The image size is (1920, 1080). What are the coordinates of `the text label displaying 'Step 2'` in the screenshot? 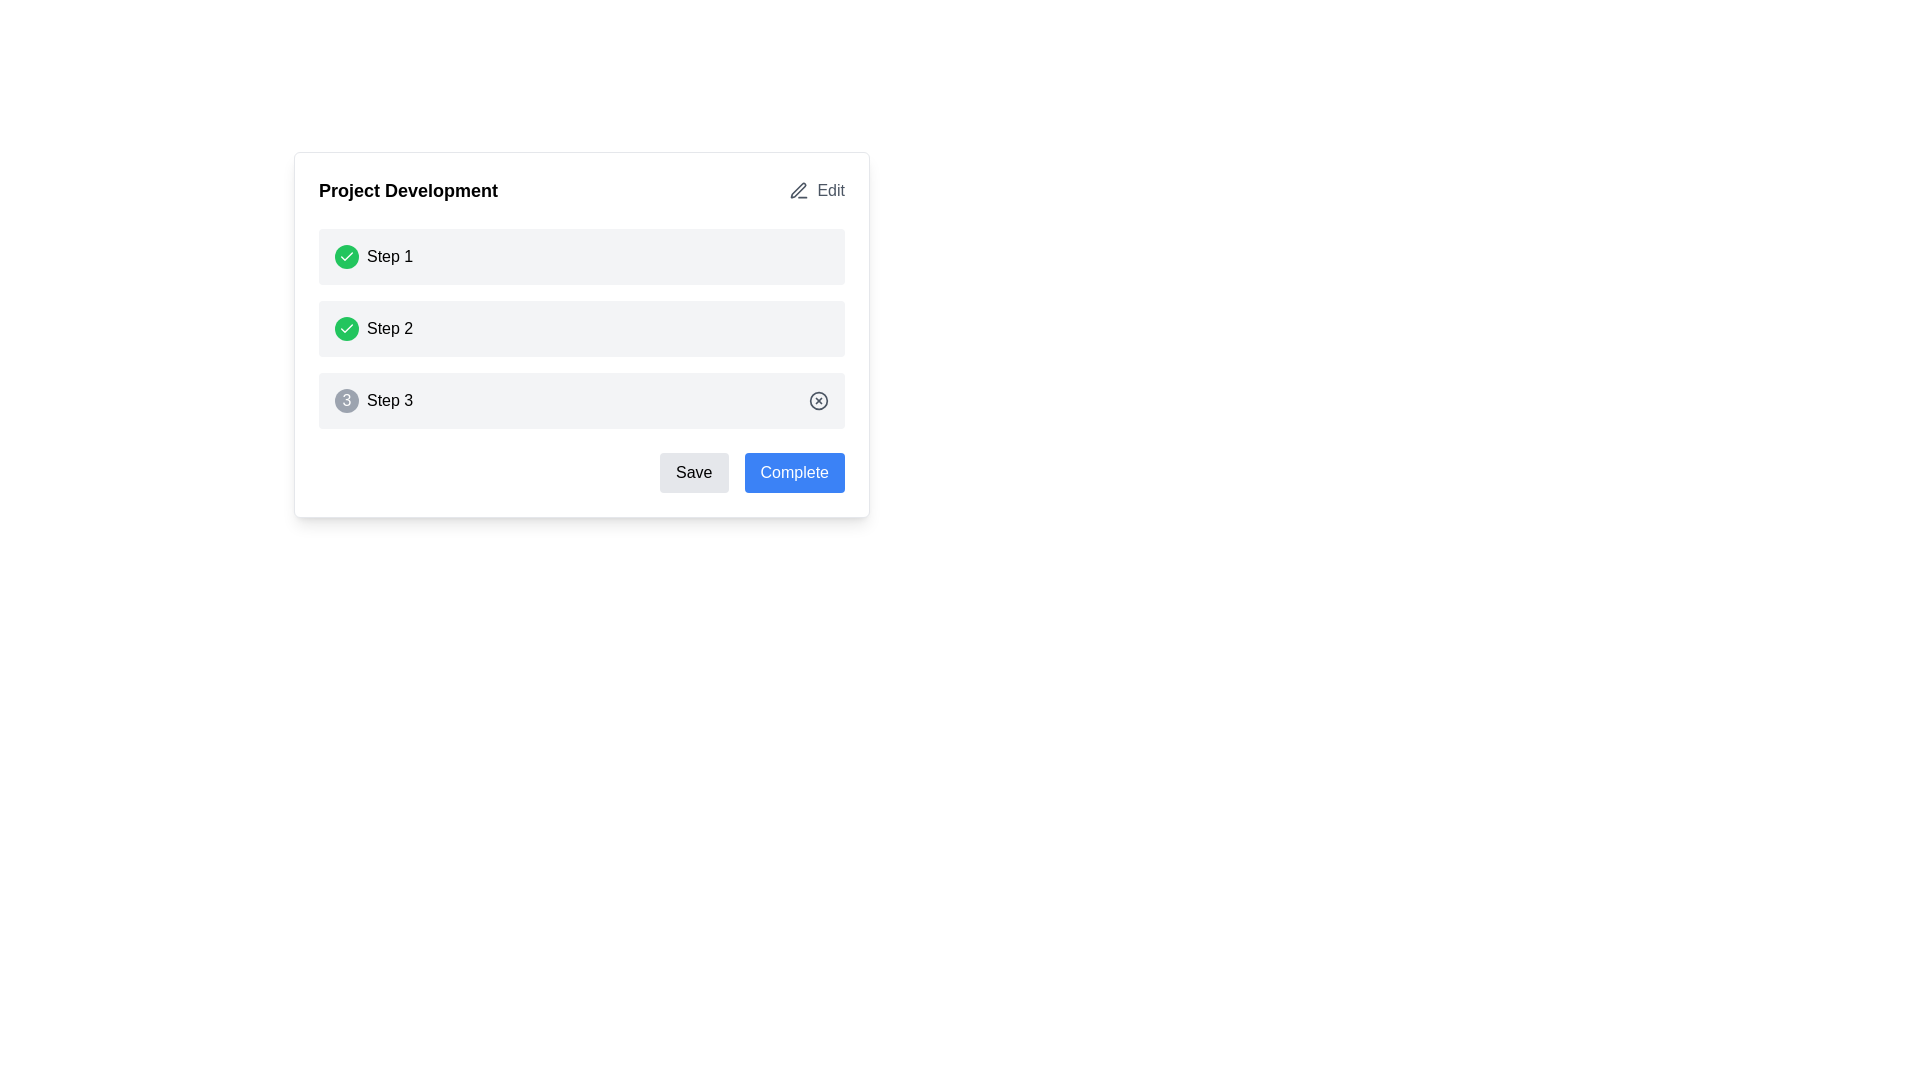 It's located at (390, 327).